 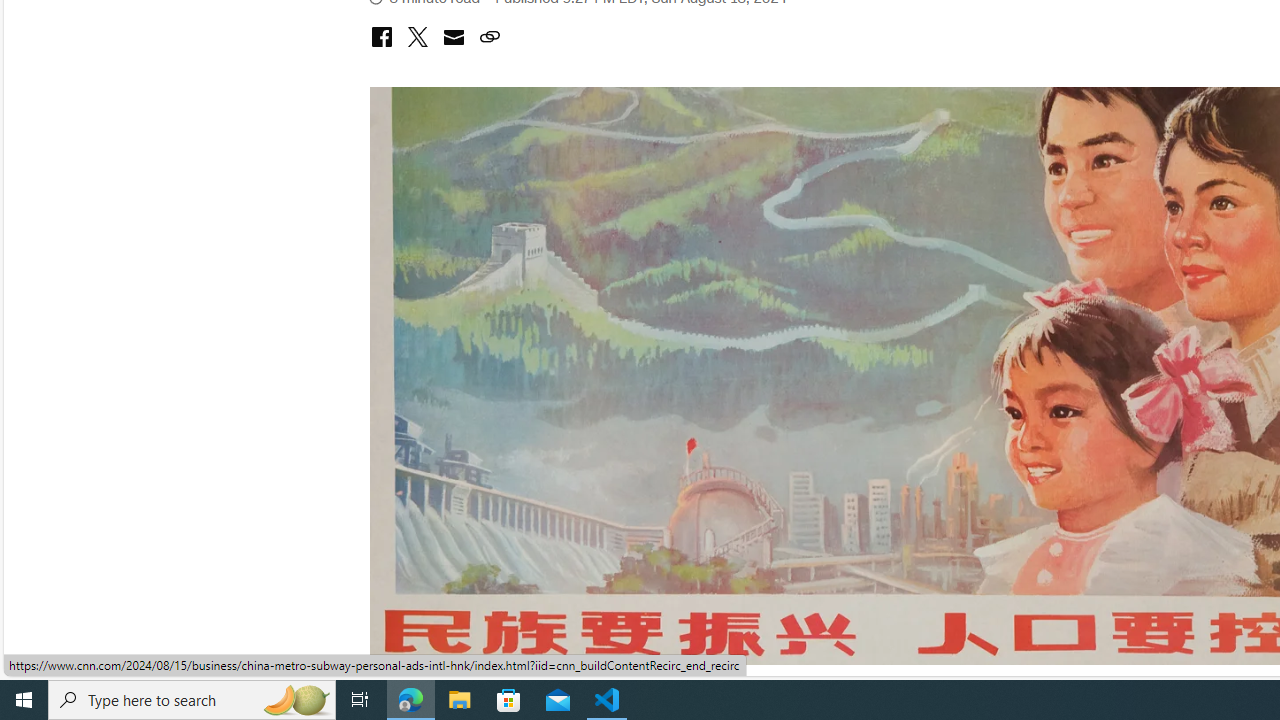 What do you see at coordinates (416, 37) in the screenshot?
I see `'Class: icon-social-twitter'` at bounding box center [416, 37].